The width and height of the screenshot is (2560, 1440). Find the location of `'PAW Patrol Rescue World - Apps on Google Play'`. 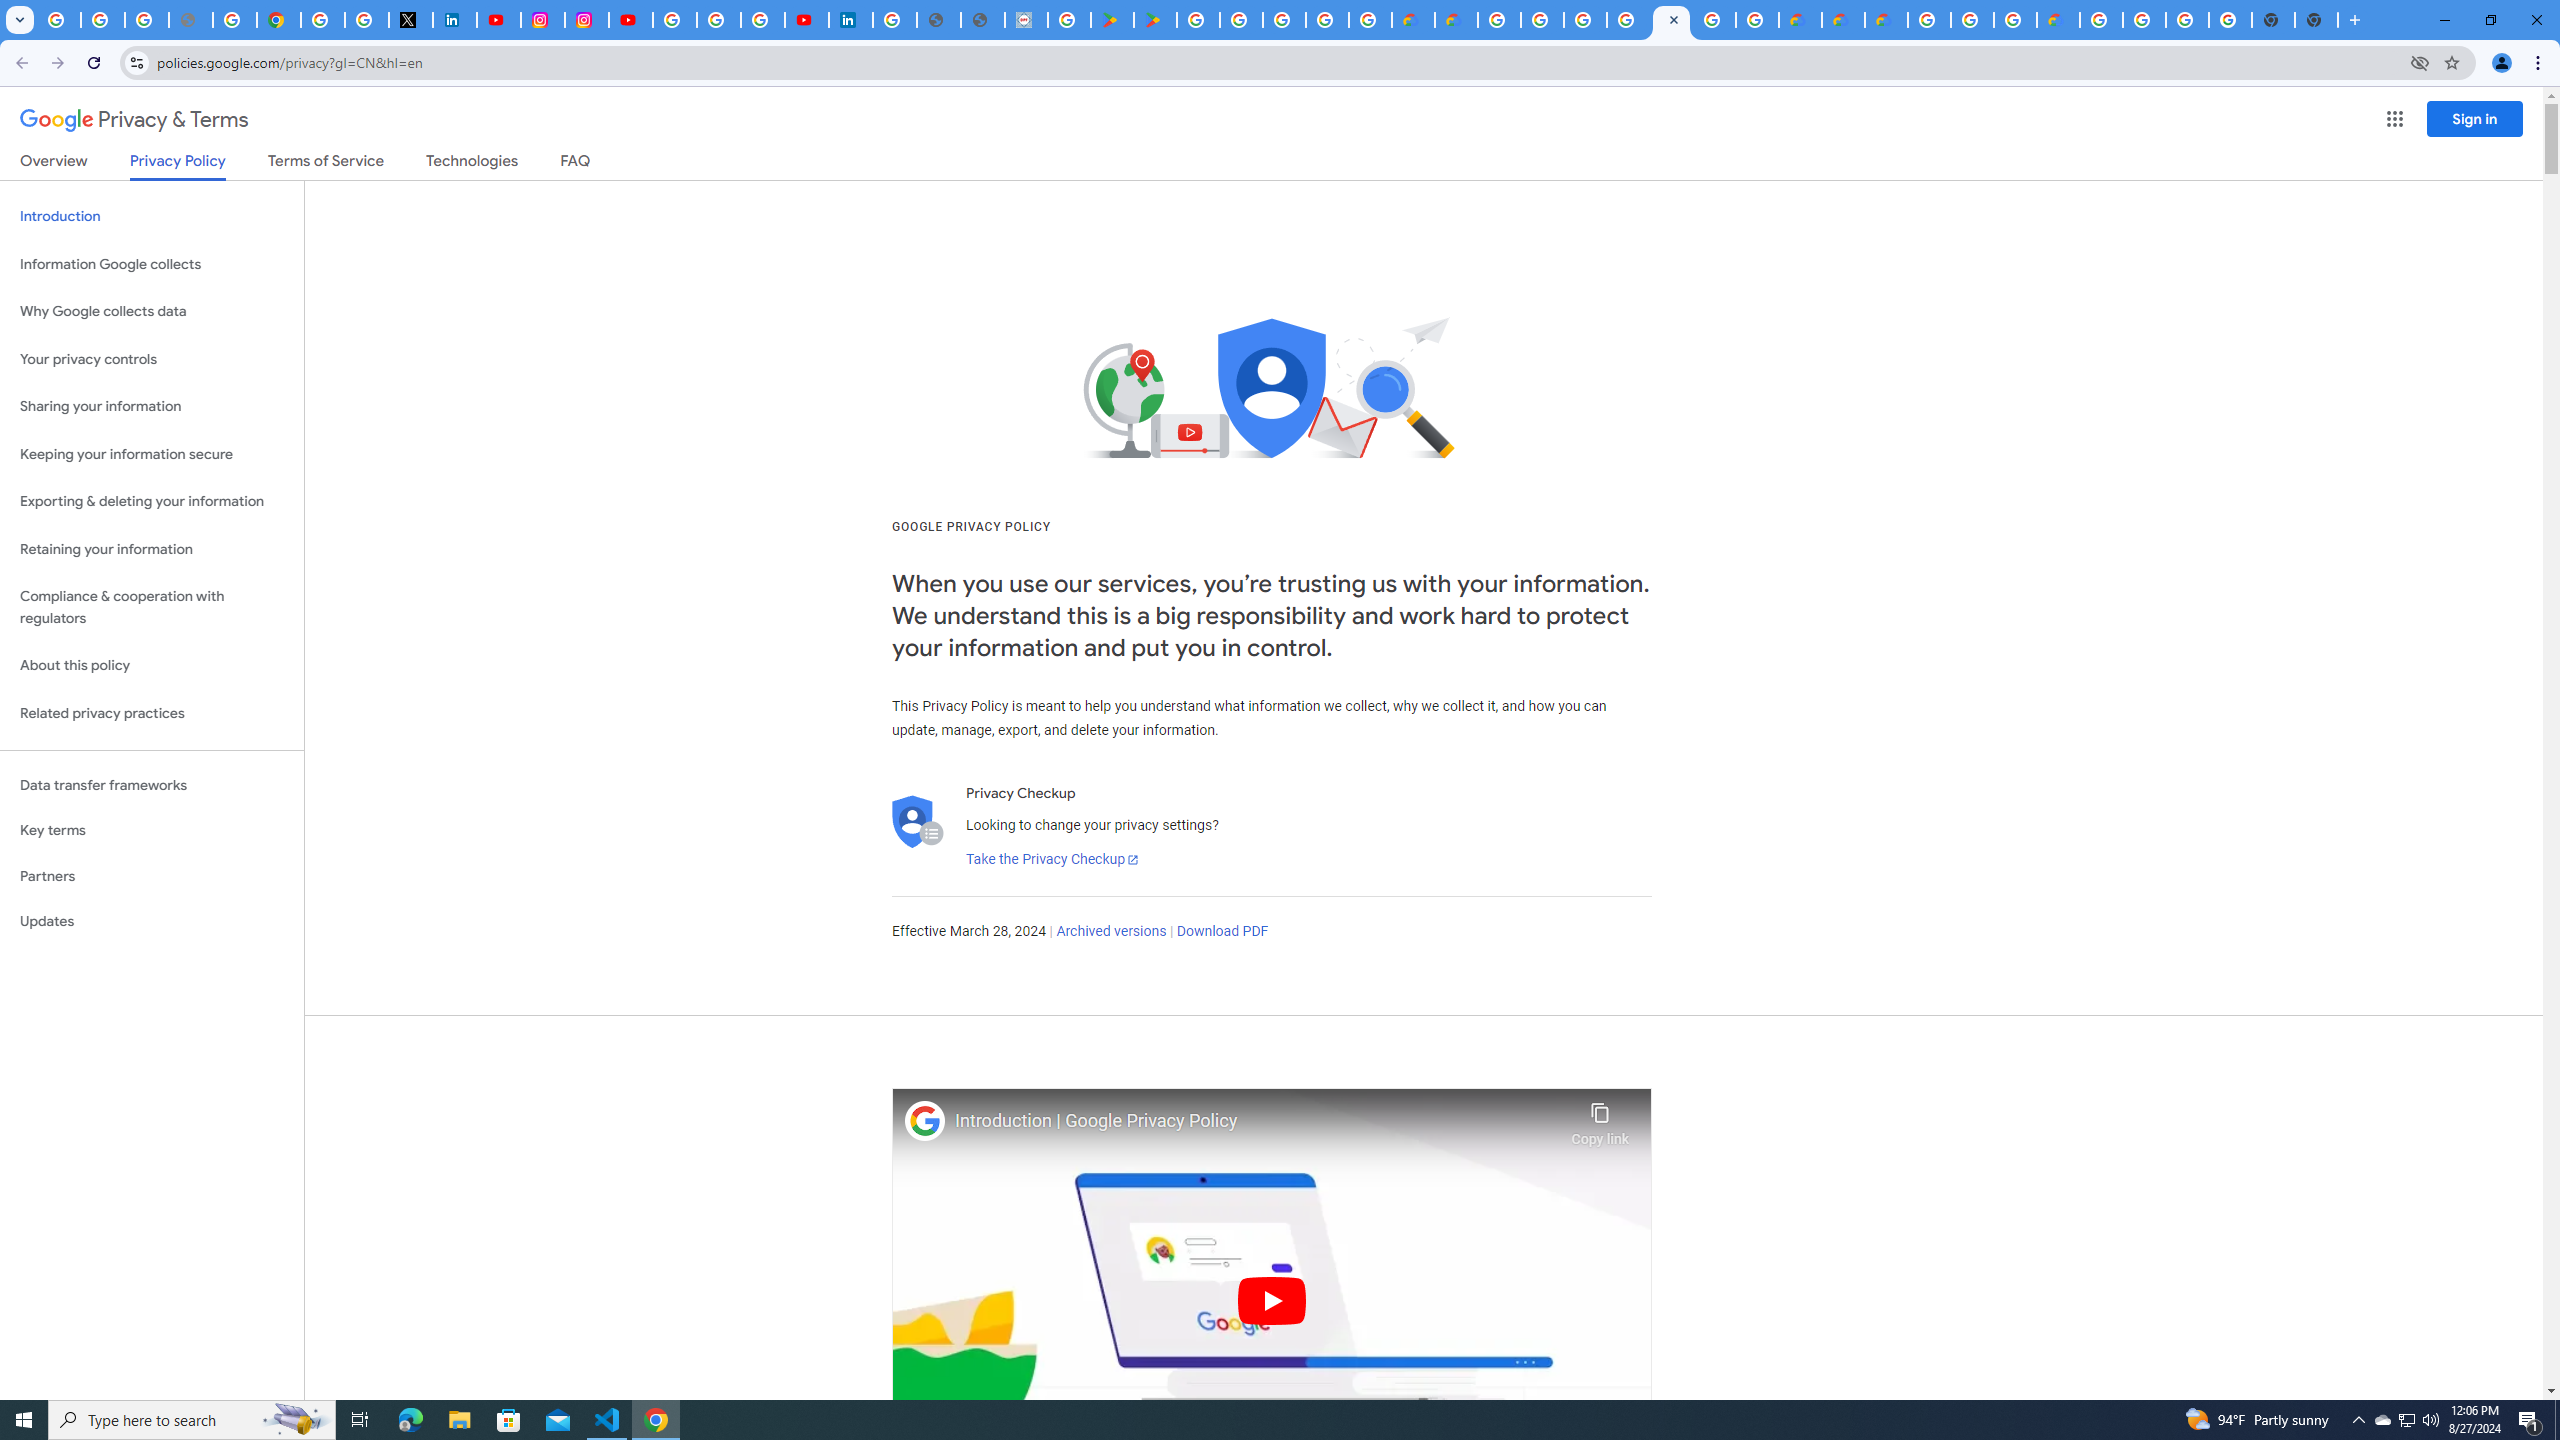

'PAW Patrol Rescue World - Apps on Google Play' is located at coordinates (1153, 19).